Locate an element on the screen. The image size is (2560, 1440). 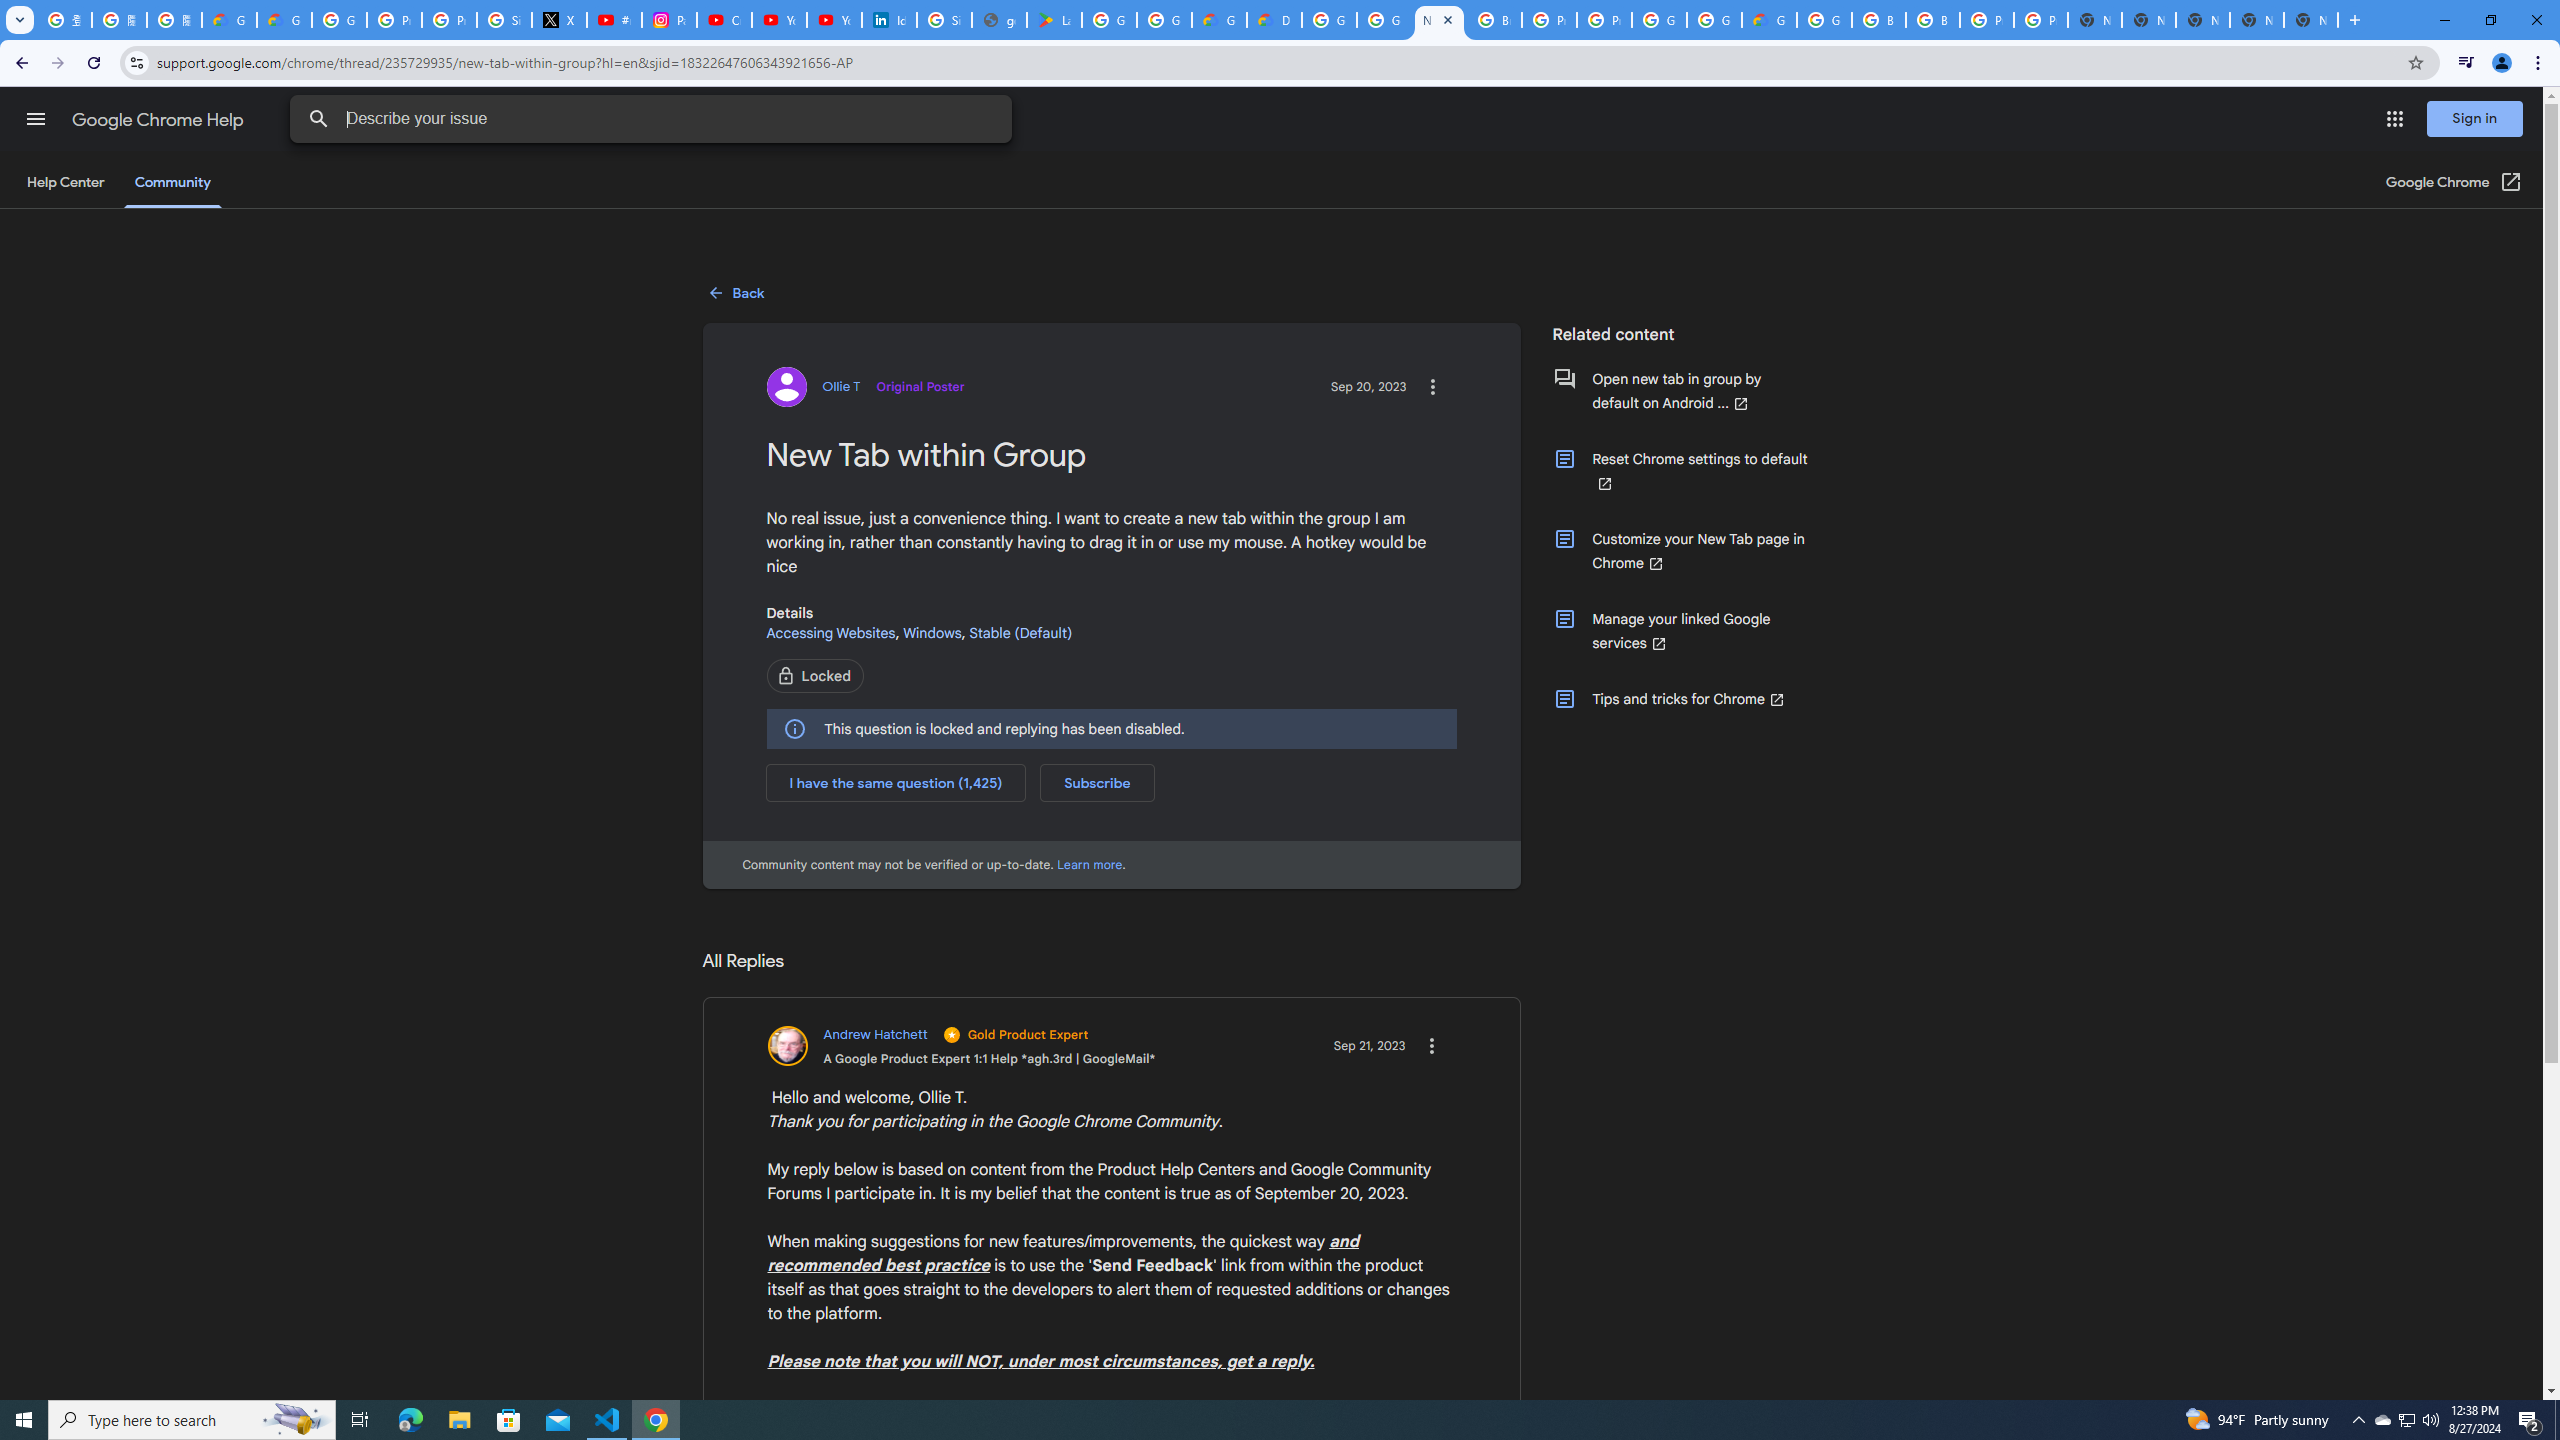
'View profile for Ollie T' is located at coordinates (864, 386).